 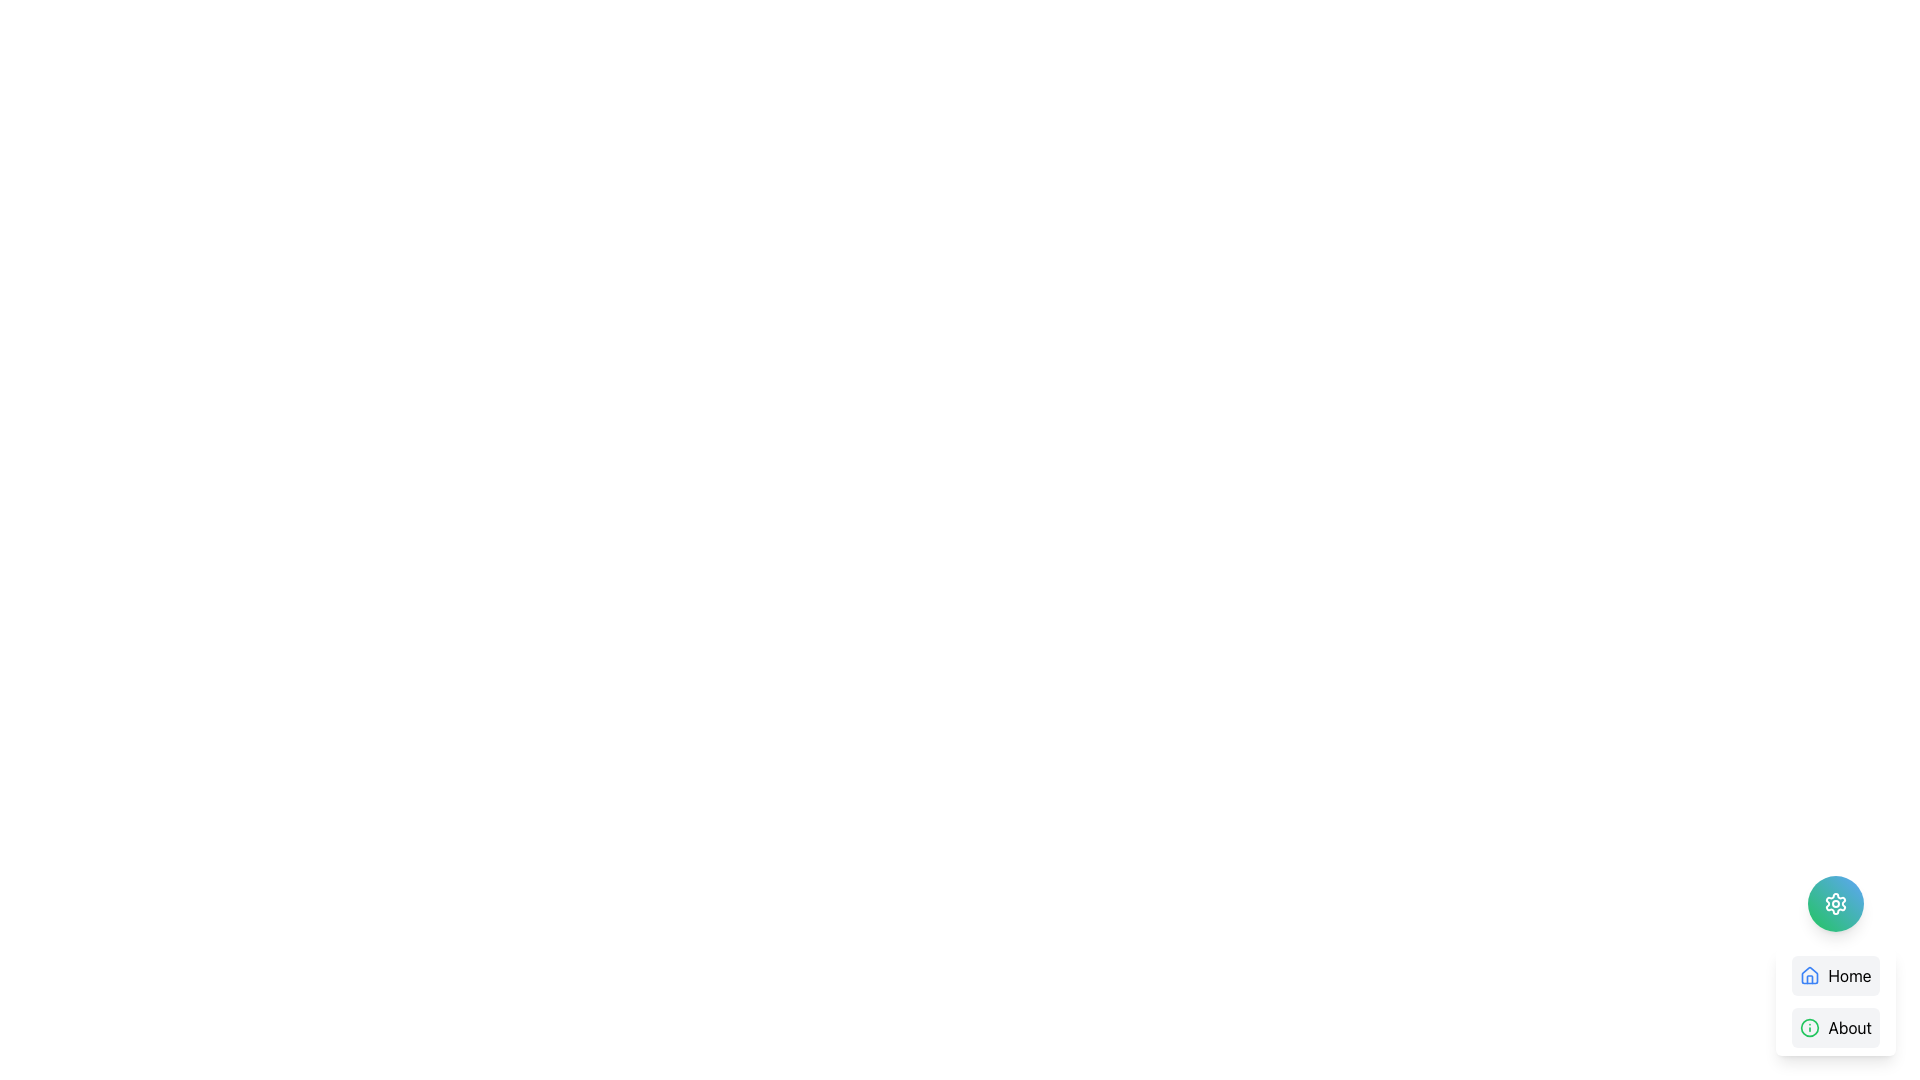 I want to click on the house icon located at the bottom-right corner of the interface to interact with it, so click(x=1809, y=974).